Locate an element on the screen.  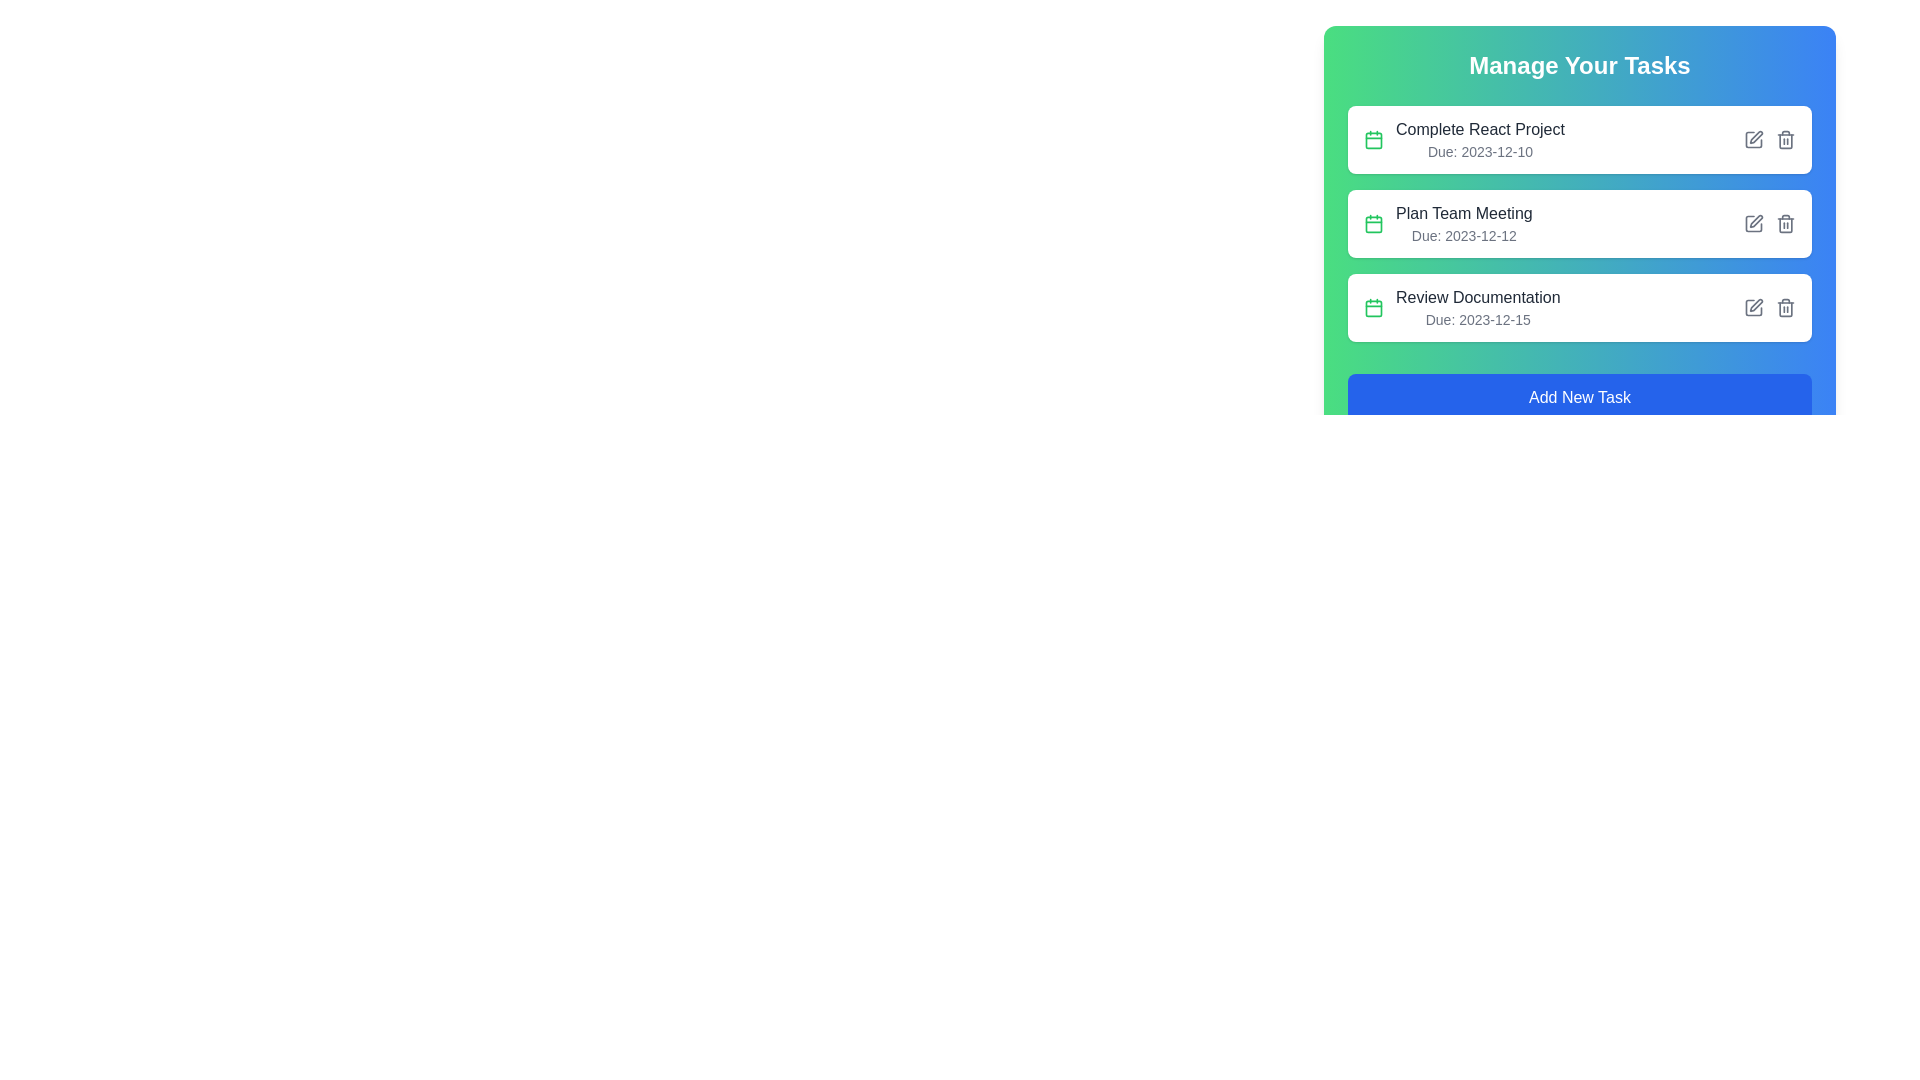
the delete button for the task 'Plan Team Meeting' is located at coordinates (1785, 223).